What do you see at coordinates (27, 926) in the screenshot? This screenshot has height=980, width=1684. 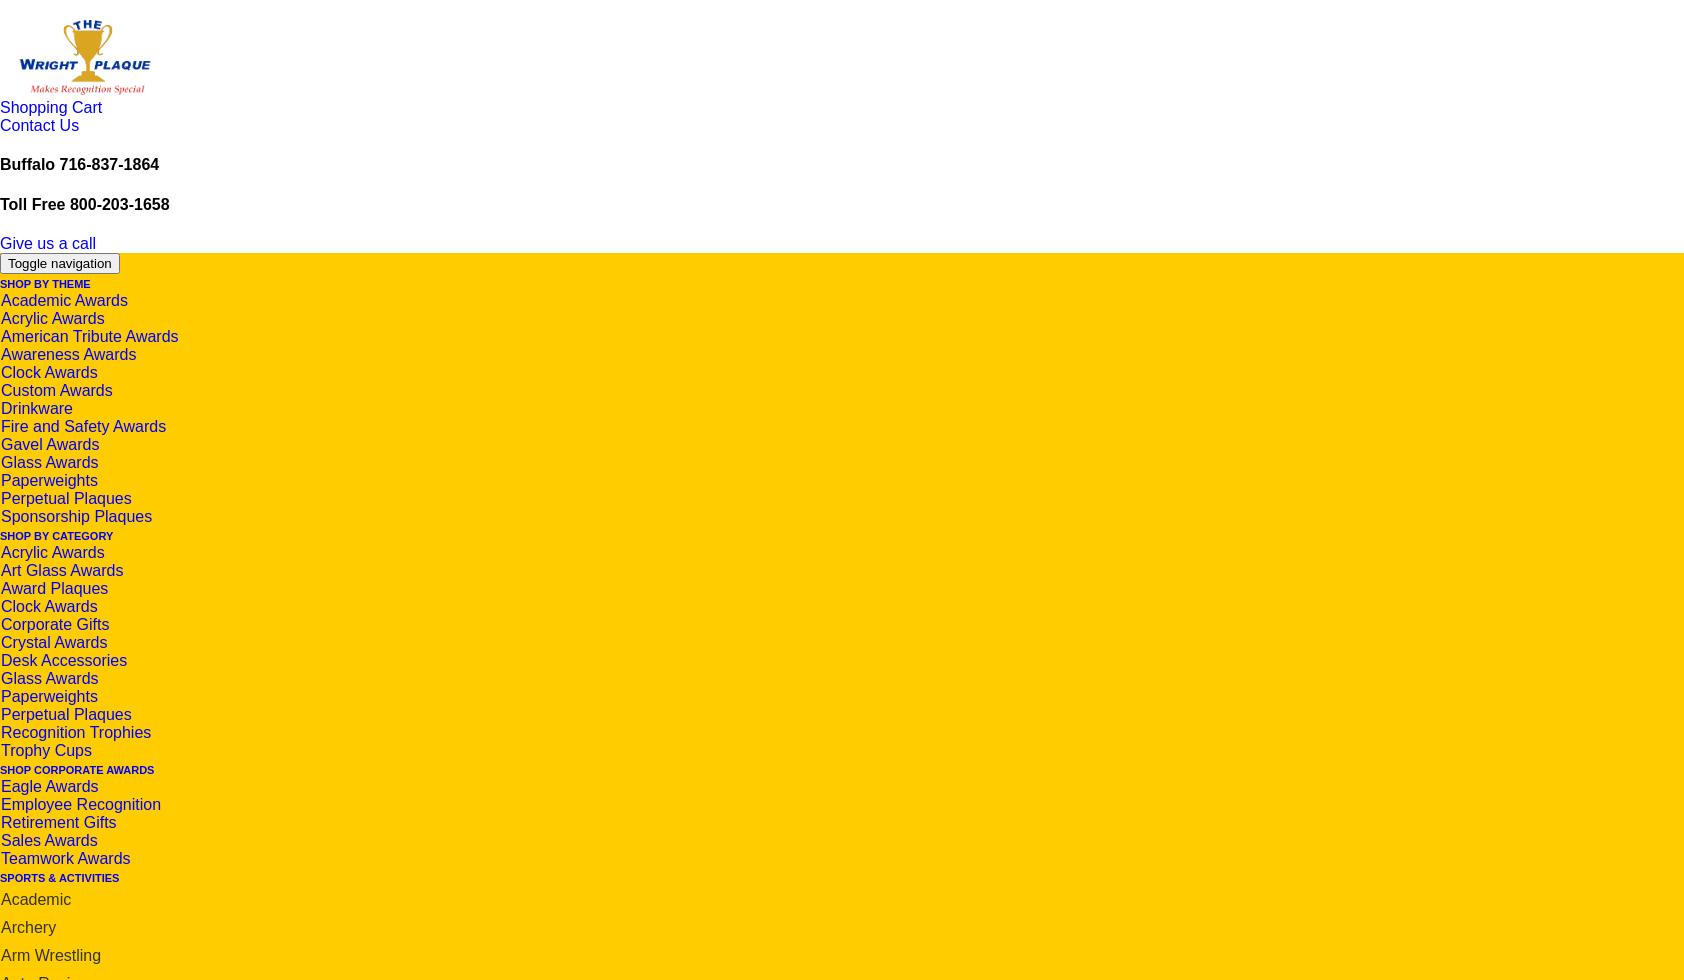 I see `'Archery'` at bounding box center [27, 926].